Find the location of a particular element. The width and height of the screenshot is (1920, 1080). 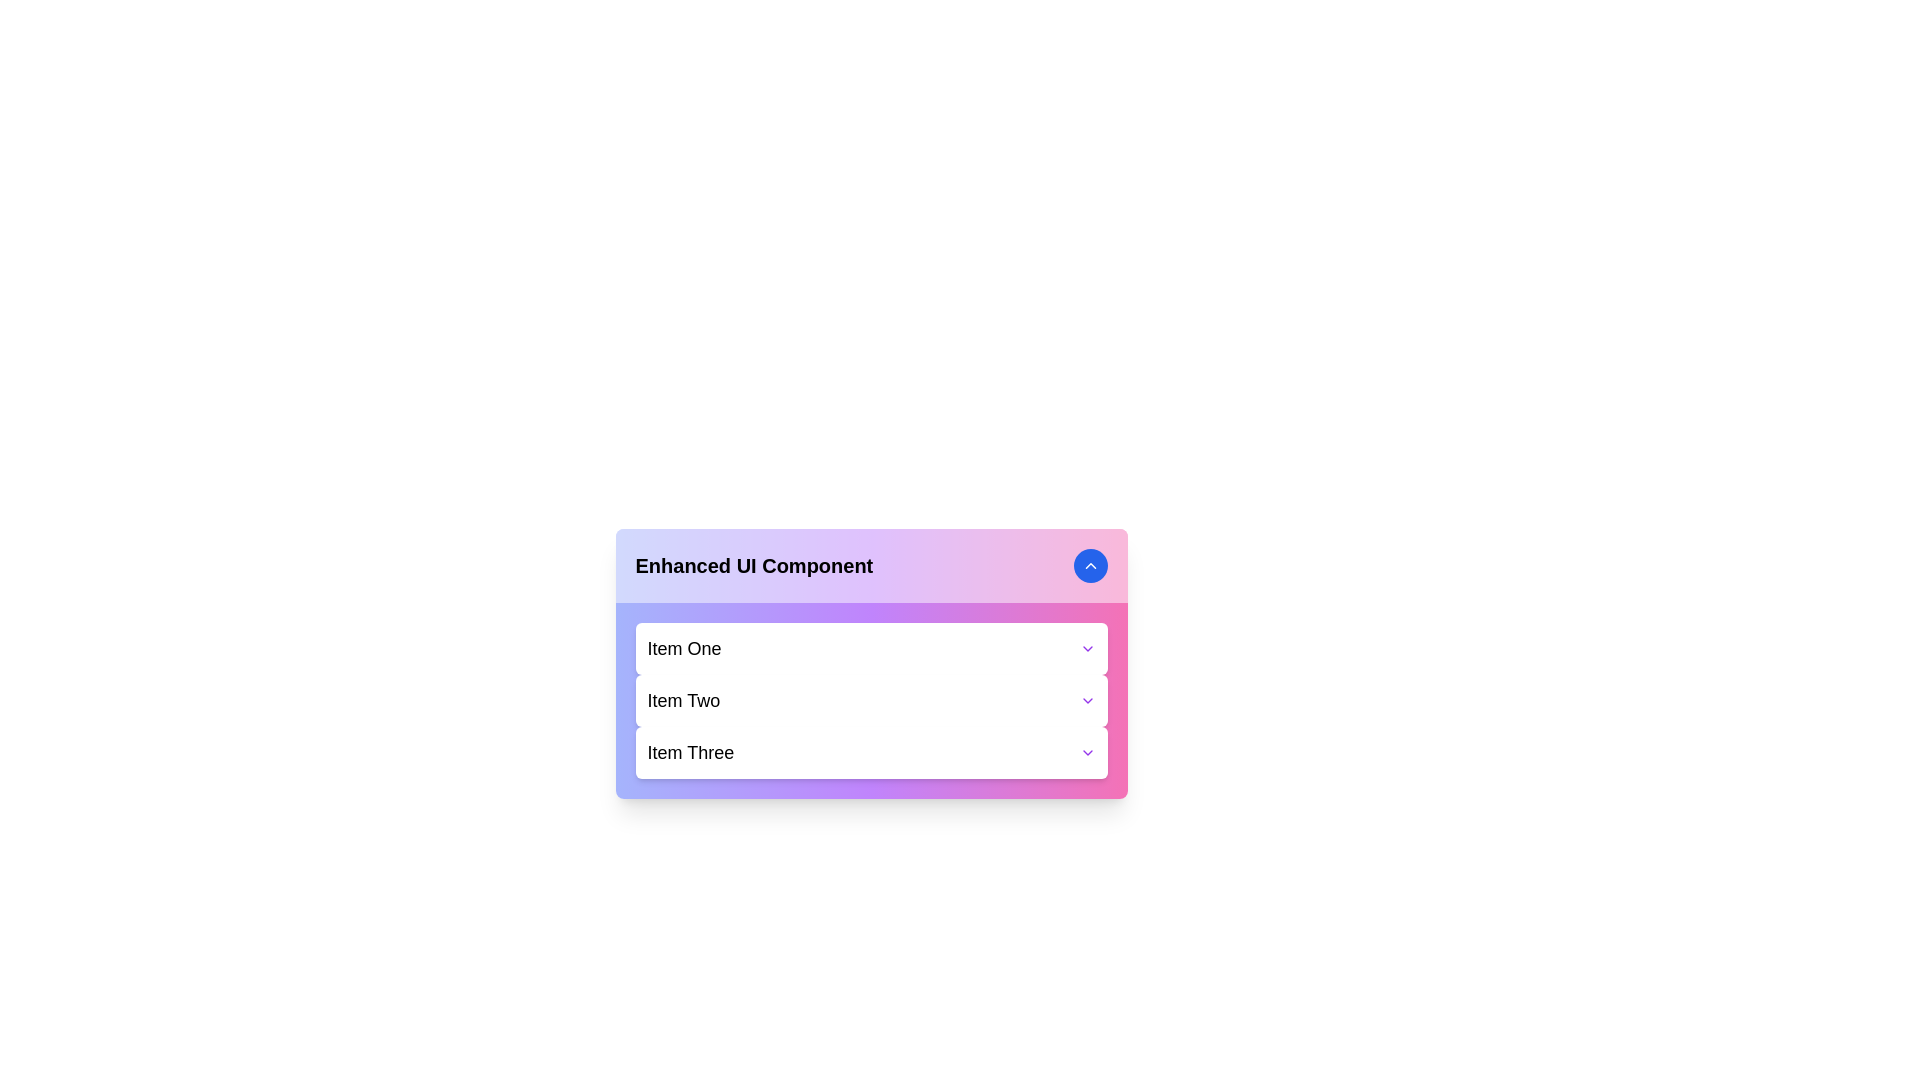

the List Item with Dropdown Functionality labeled 'Item One' to trigger visual feedback is located at coordinates (871, 648).